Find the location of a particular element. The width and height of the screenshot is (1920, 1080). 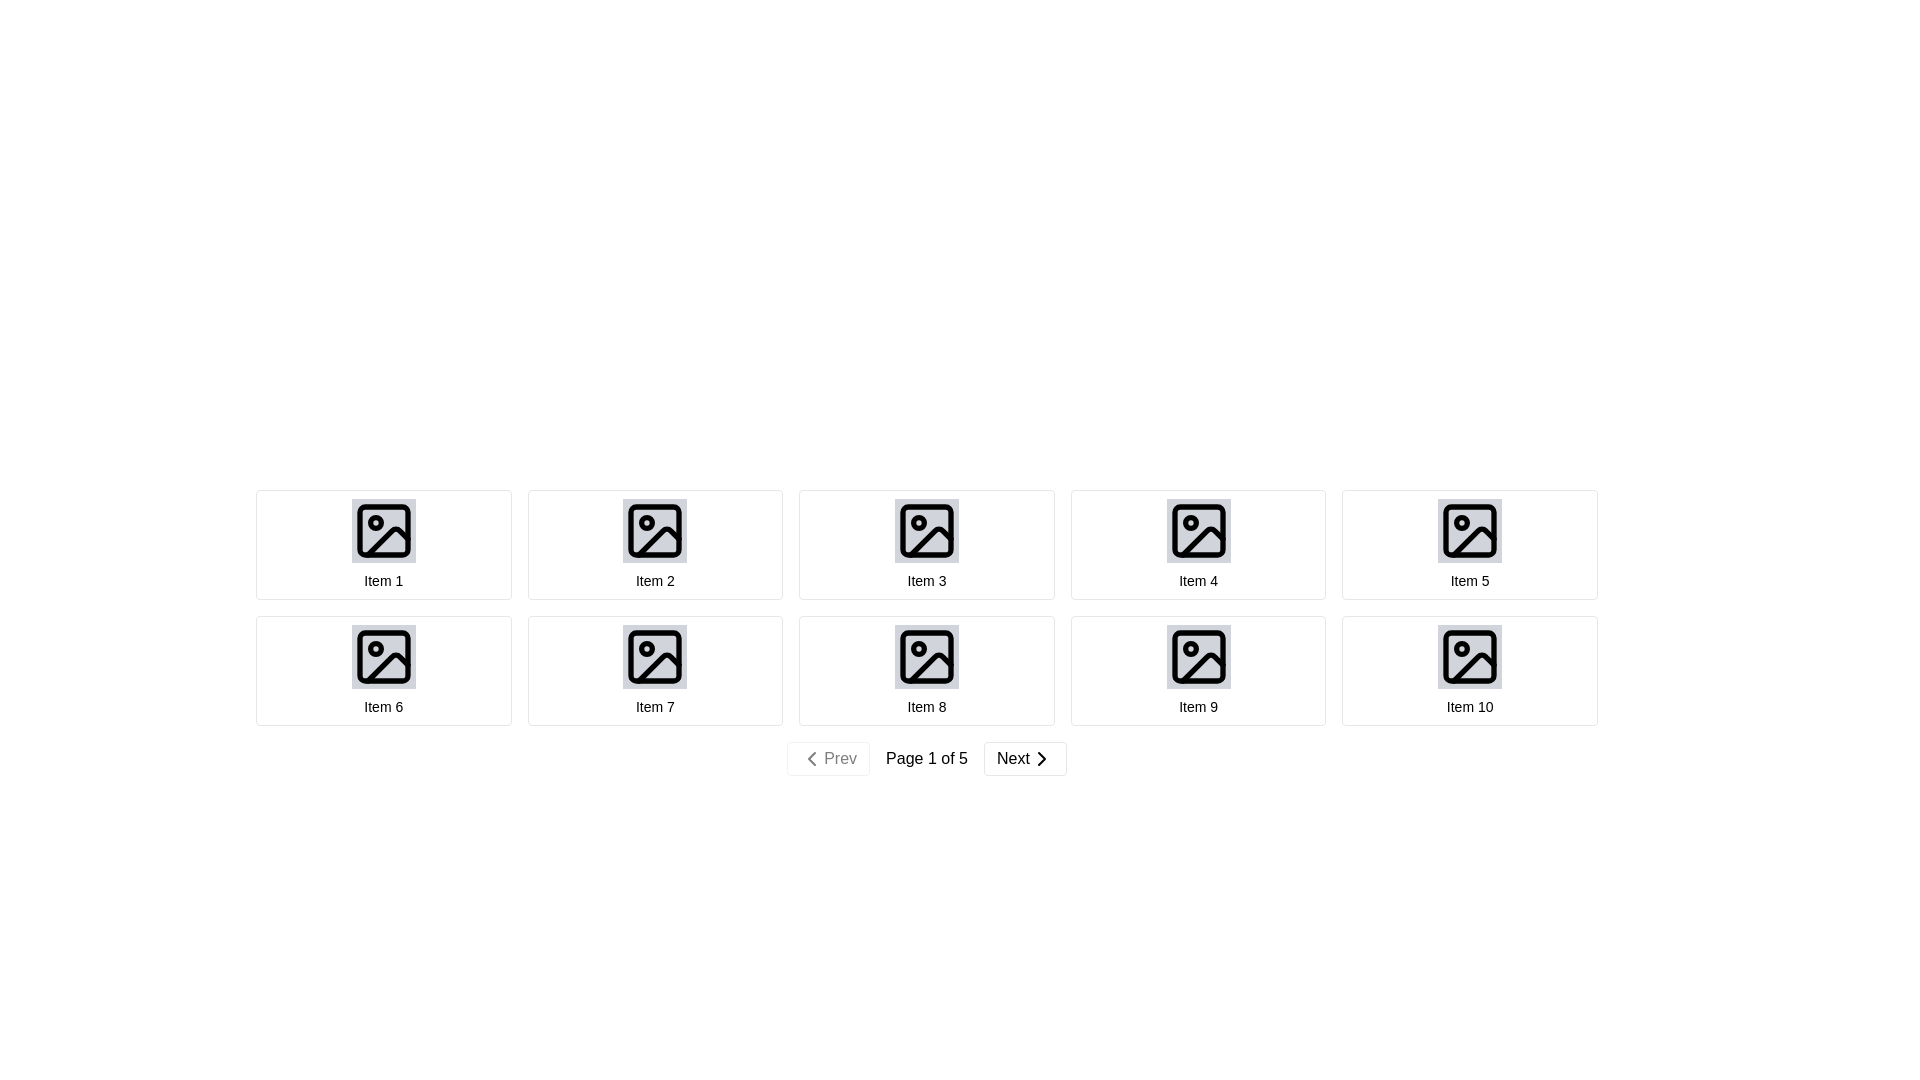

the arrow icon located at the bottom-right corner of the interface is located at coordinates (1040, 759).